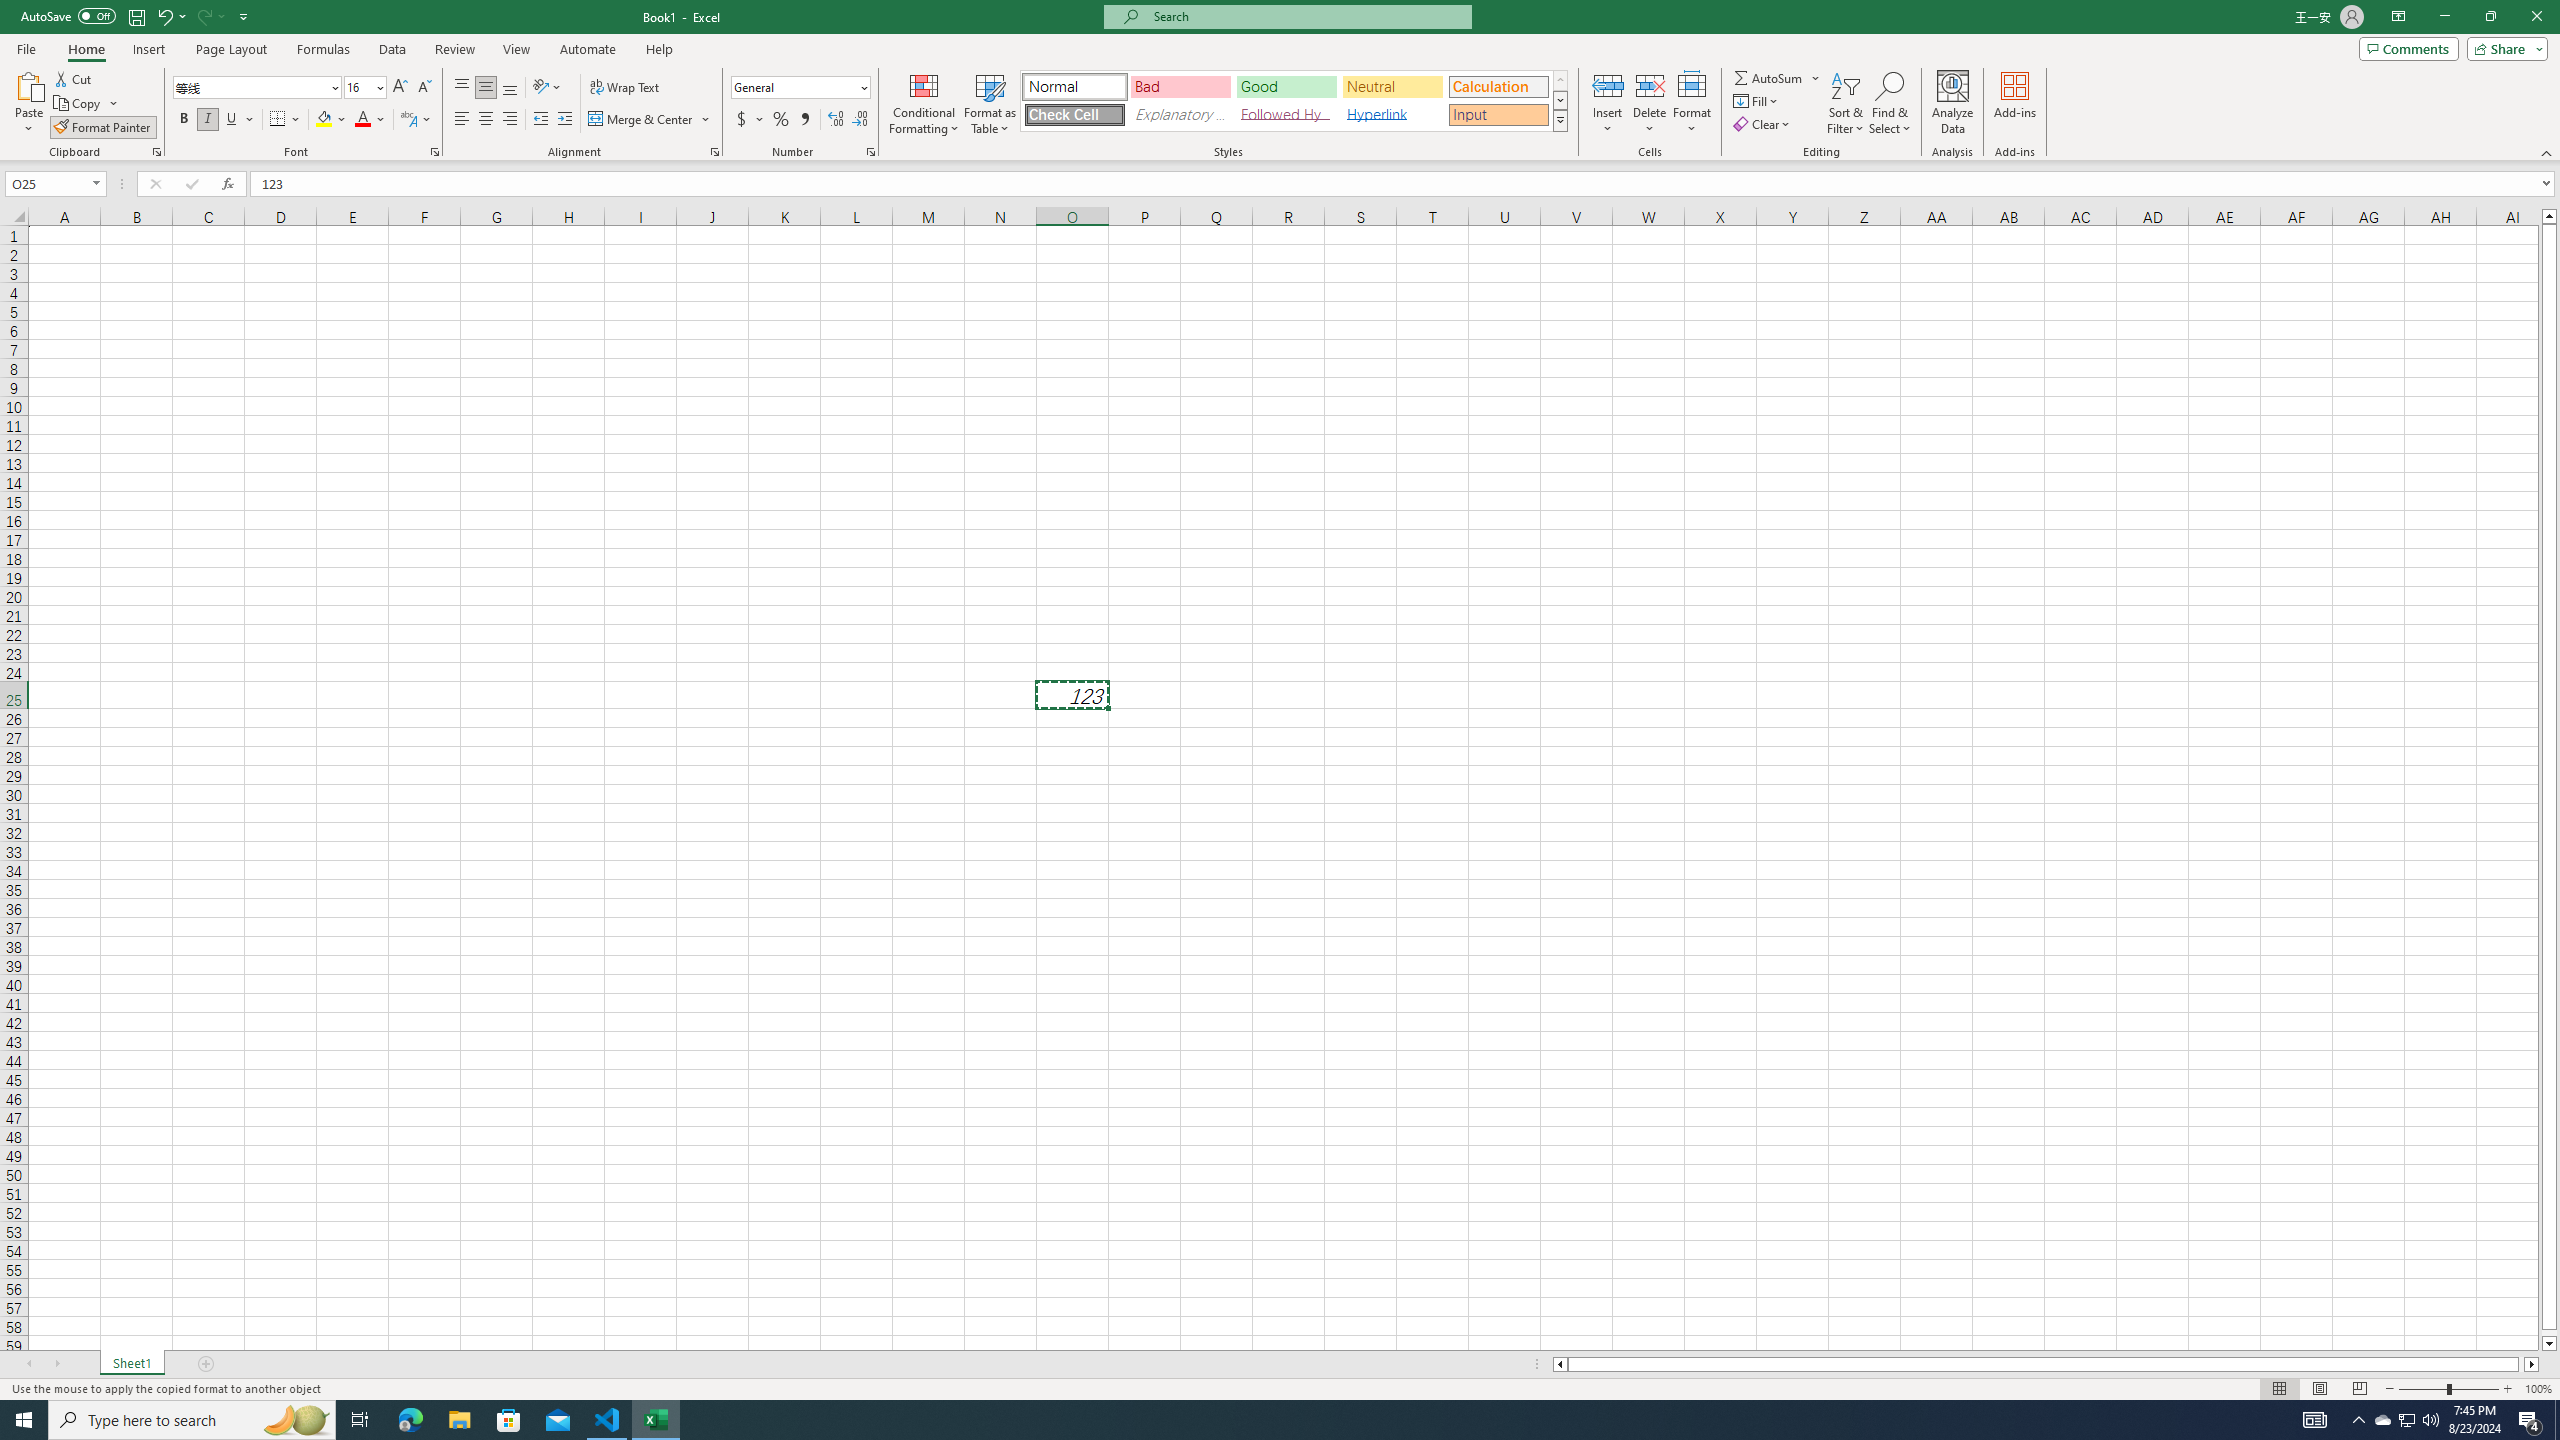  I want to click on 'Restore Down', so click(2490, 16).